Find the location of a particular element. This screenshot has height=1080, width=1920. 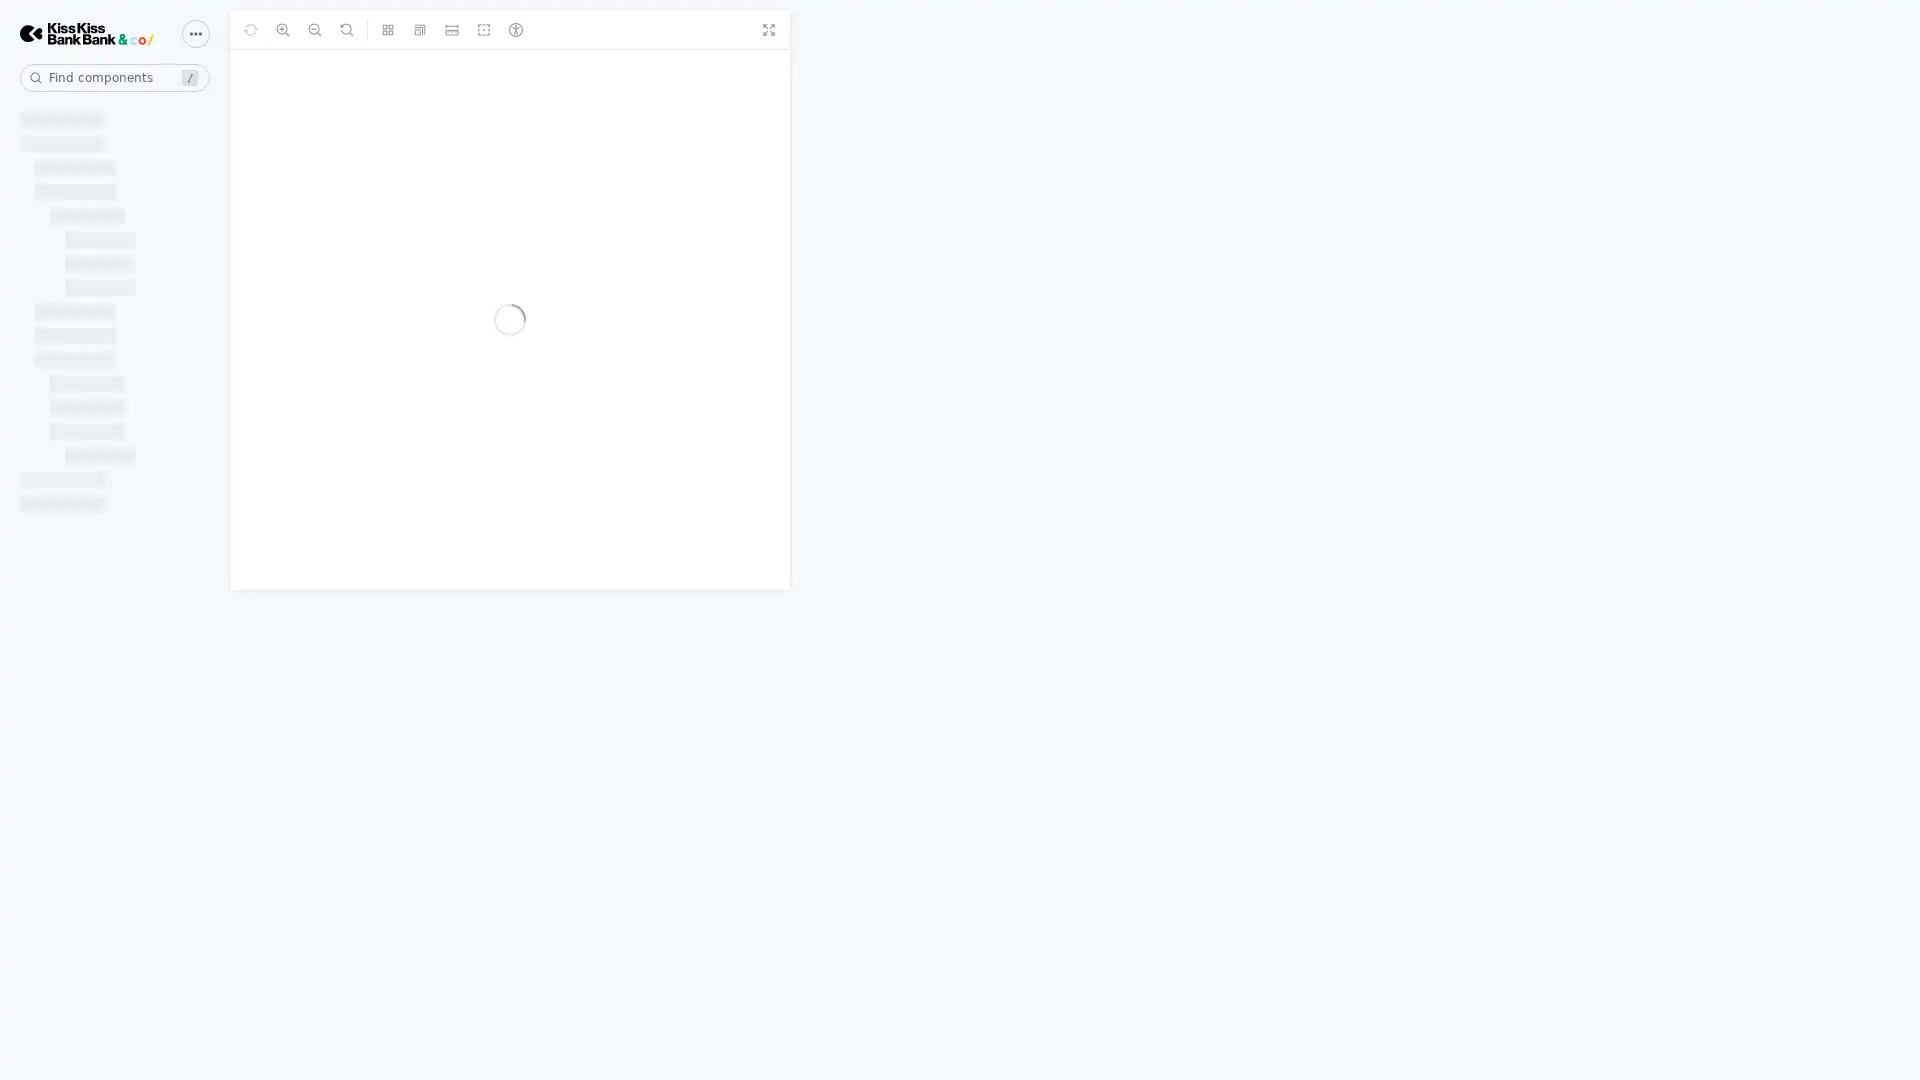

TYPOGRAPHY is located at coordinates (76, 1023).